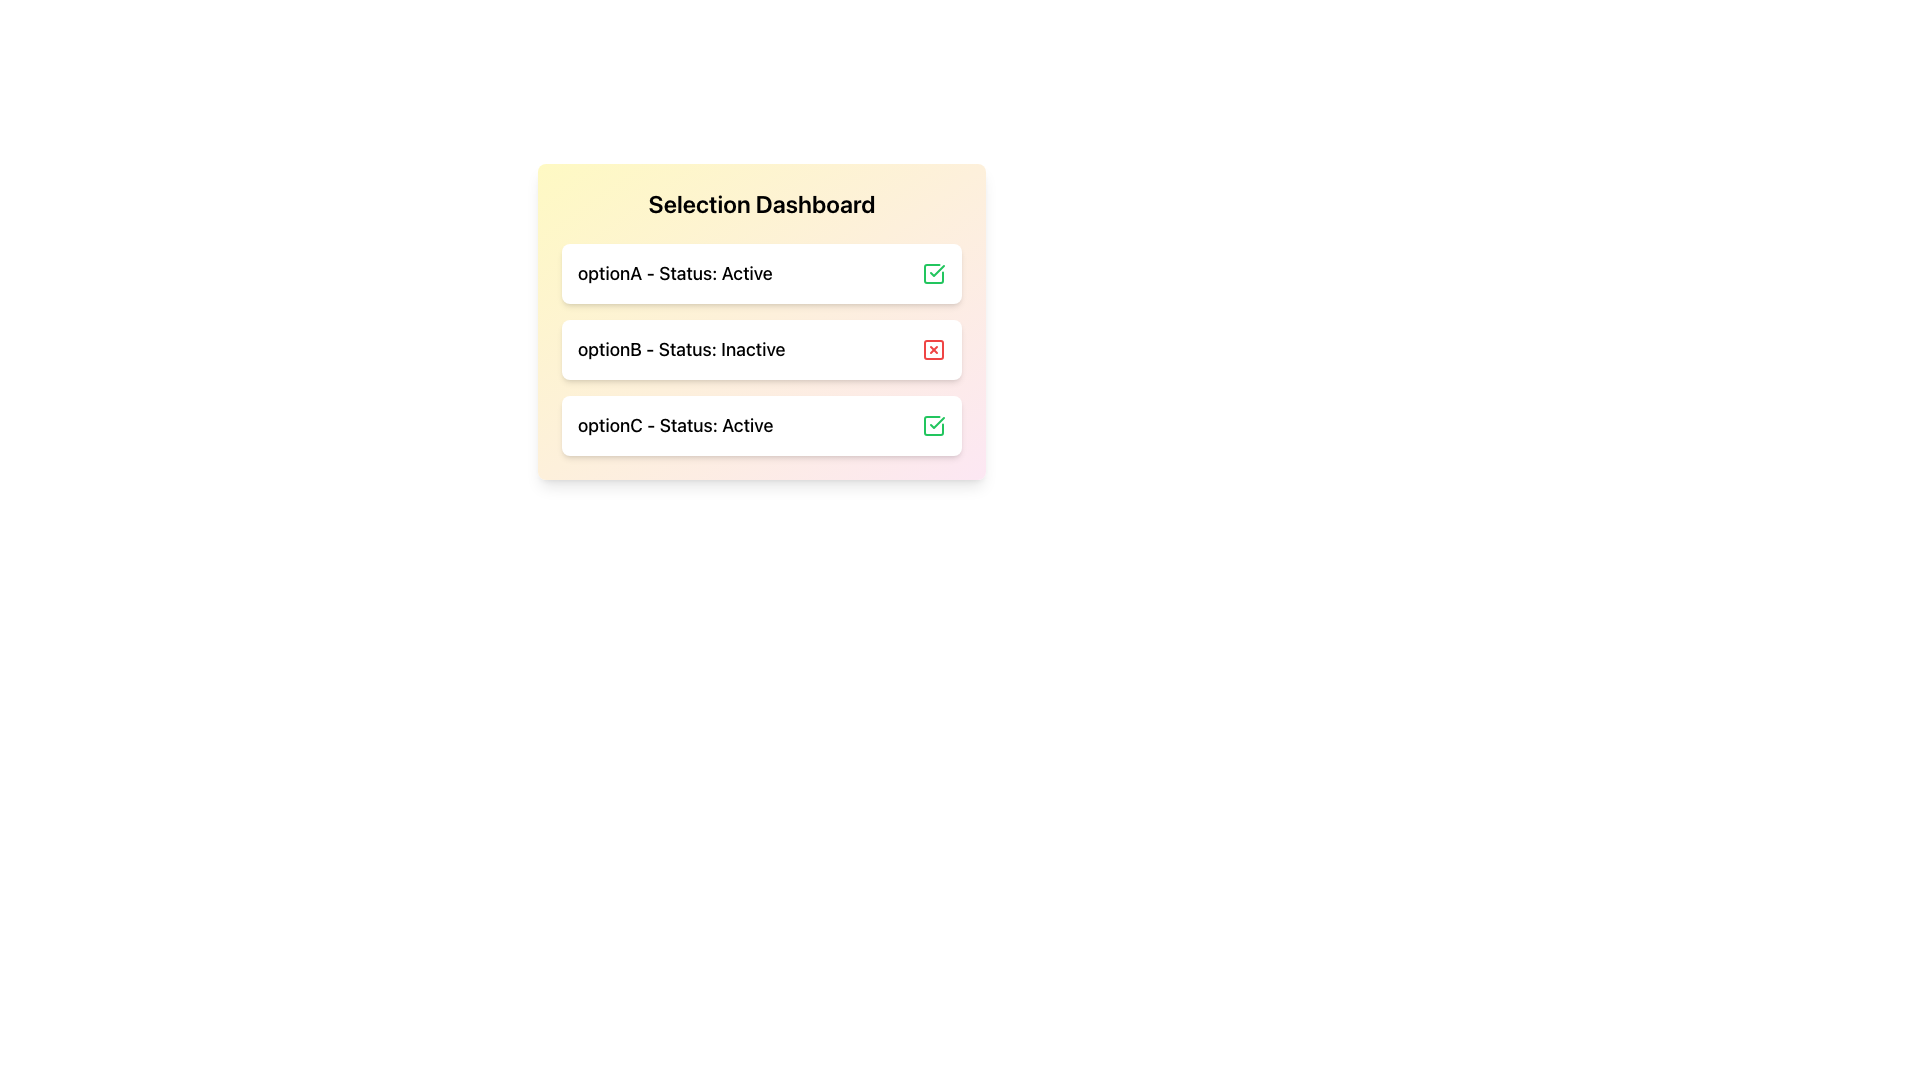  I want to click on the text label displaying 'optionC - Status: Active', which is the third item in a vertically stacked list in the dashboard, located below 'optionB - Status: Inactive', so click(675, 424).